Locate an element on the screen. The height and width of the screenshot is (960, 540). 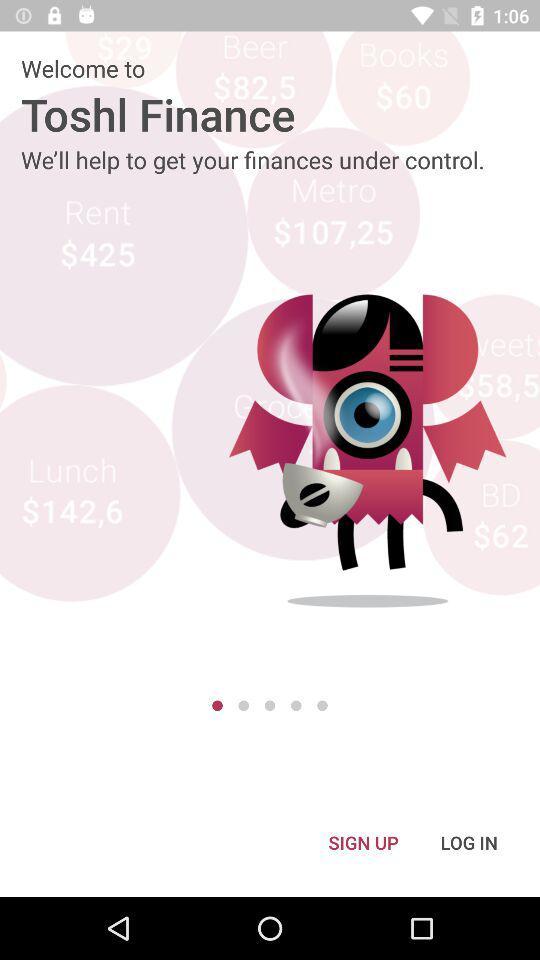
the log in is located at coordinates (469, 841).